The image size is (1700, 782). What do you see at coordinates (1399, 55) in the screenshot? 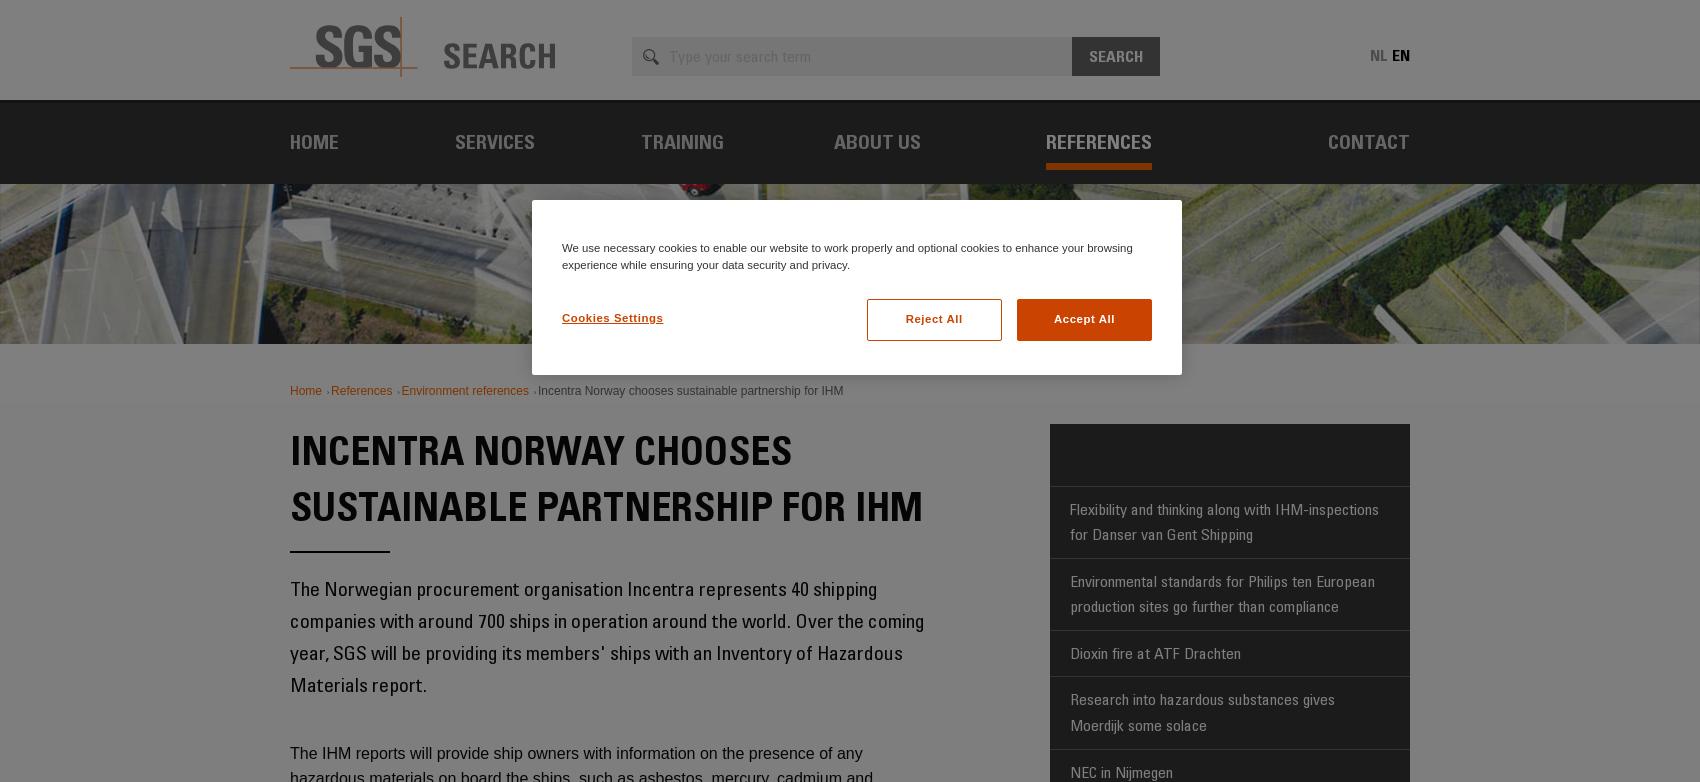
I see `'en'` at bounding box center [1399, 55].